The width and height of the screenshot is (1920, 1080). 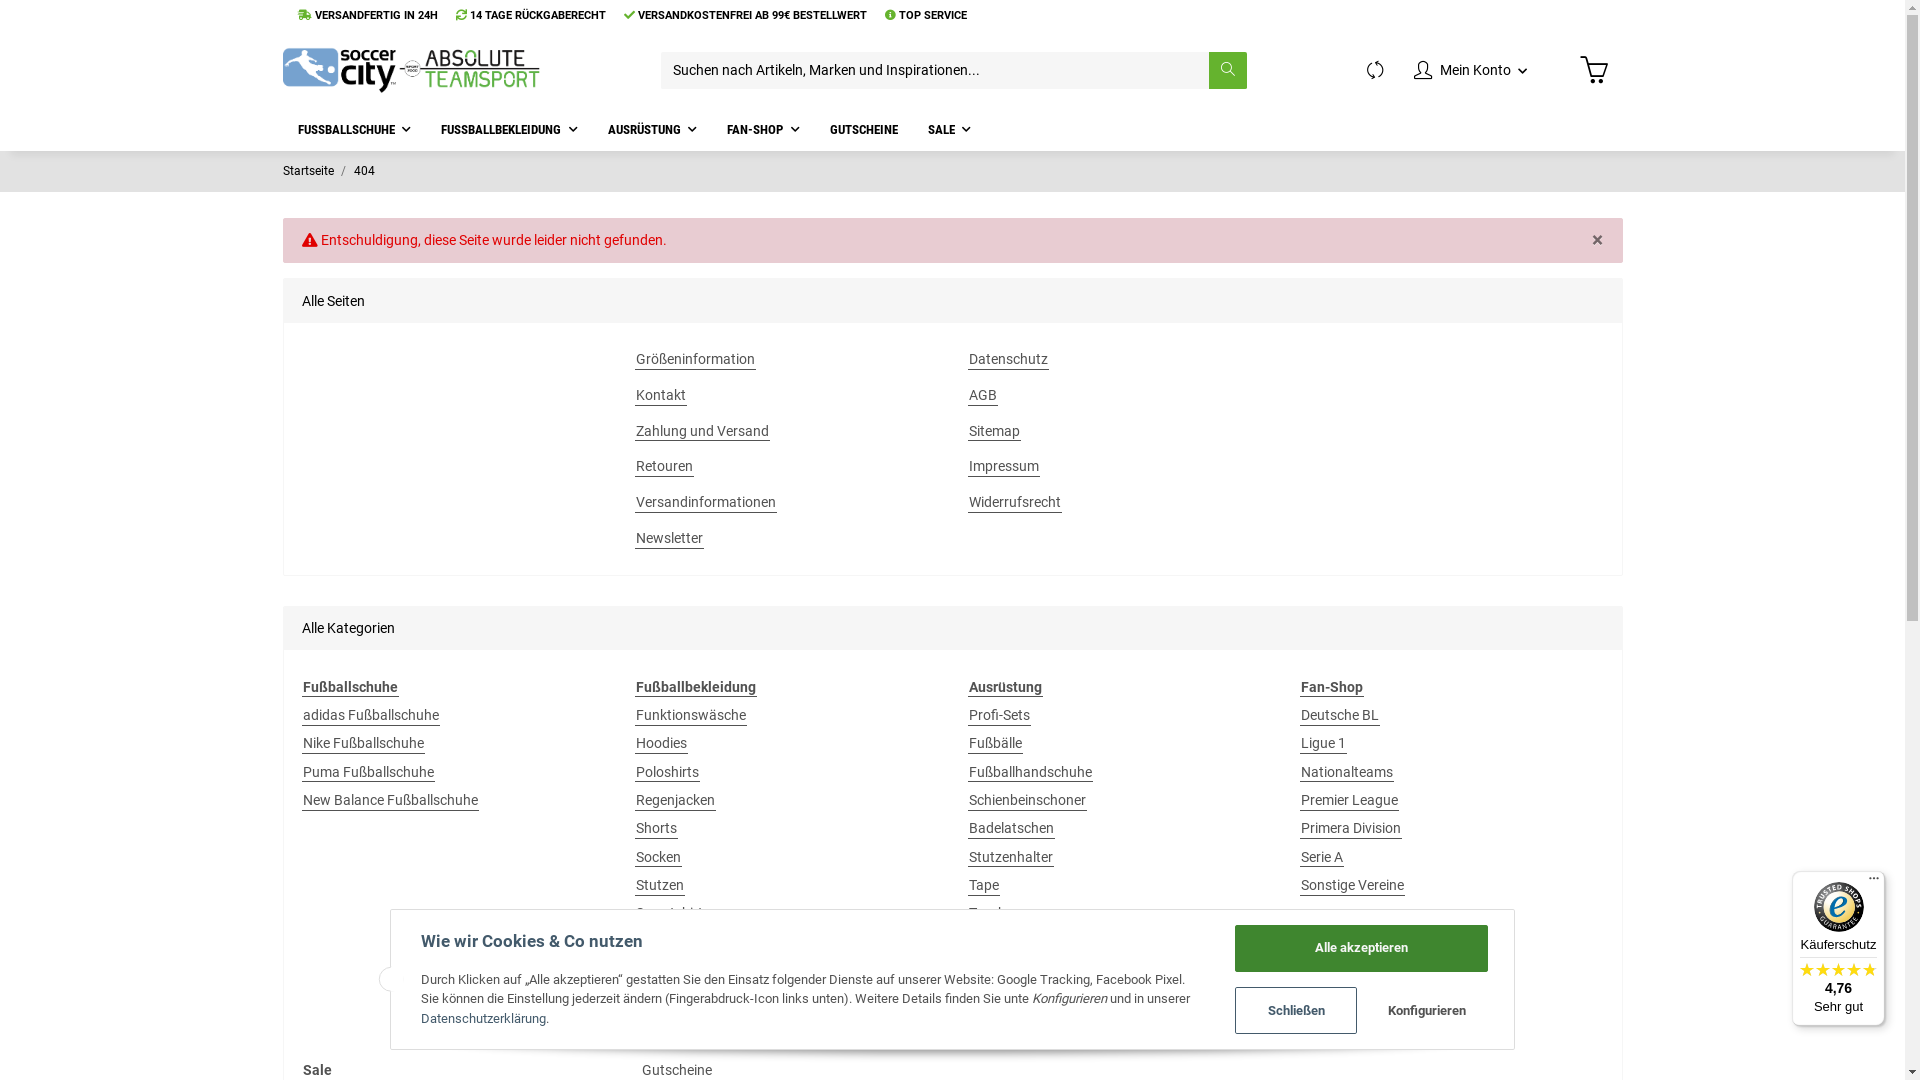 I want to click on 'Kontakt', so click(x=661, y=395).